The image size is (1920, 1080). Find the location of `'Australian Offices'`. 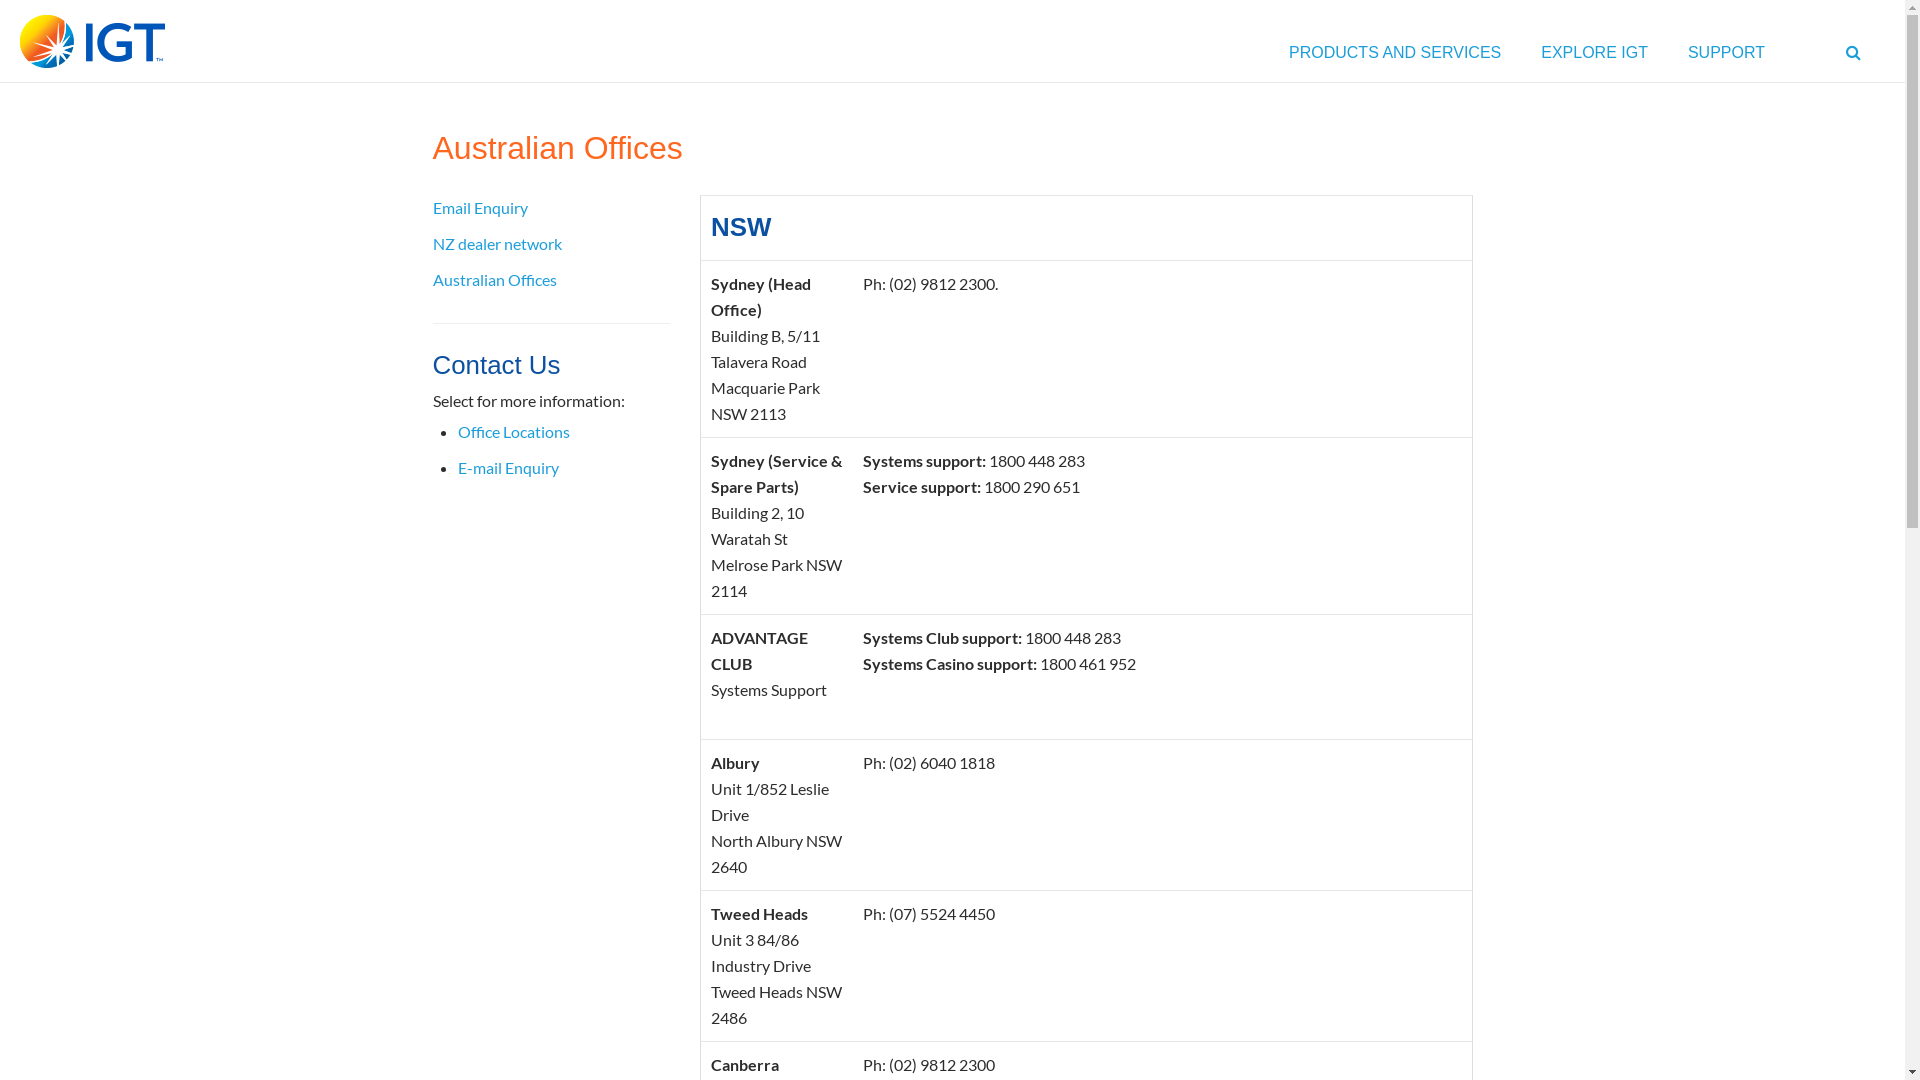

'Australian Offices' is located at coordinates (494, 279).